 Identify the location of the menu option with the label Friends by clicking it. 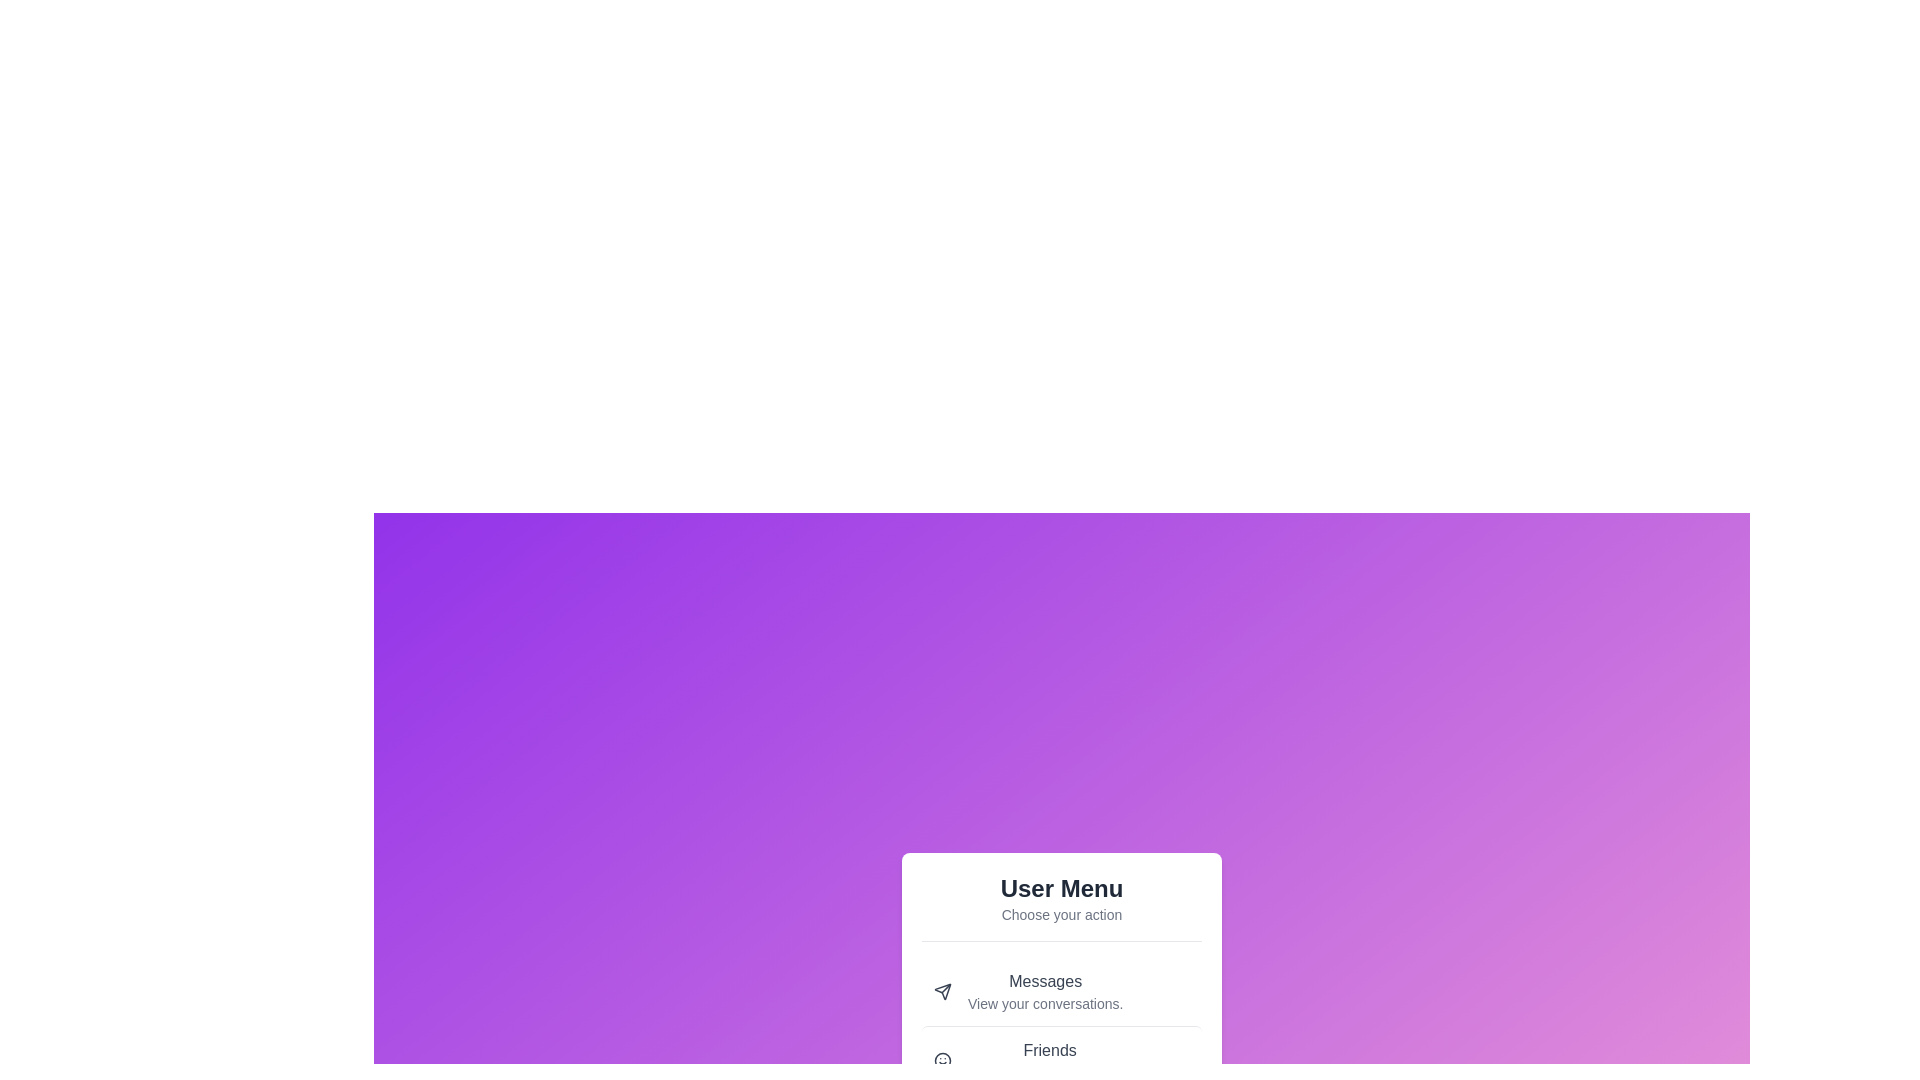
(1060, 1059).